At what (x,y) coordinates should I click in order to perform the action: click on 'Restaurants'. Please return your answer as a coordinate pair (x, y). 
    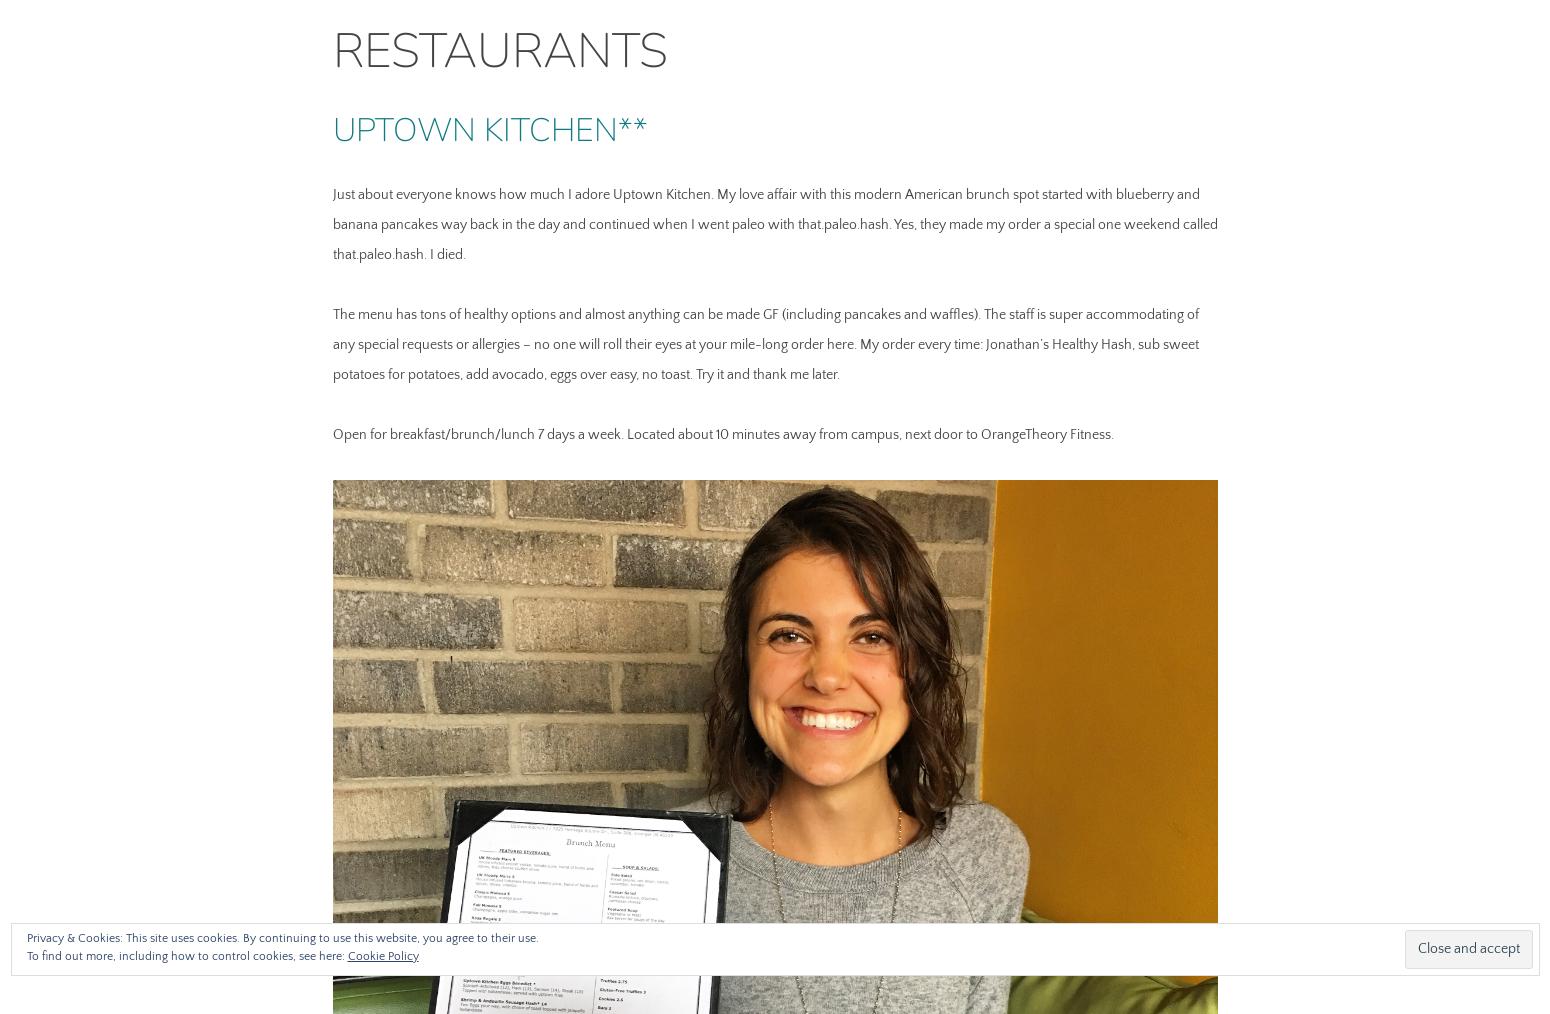
    Looking at the image, I should click on (331, 50).